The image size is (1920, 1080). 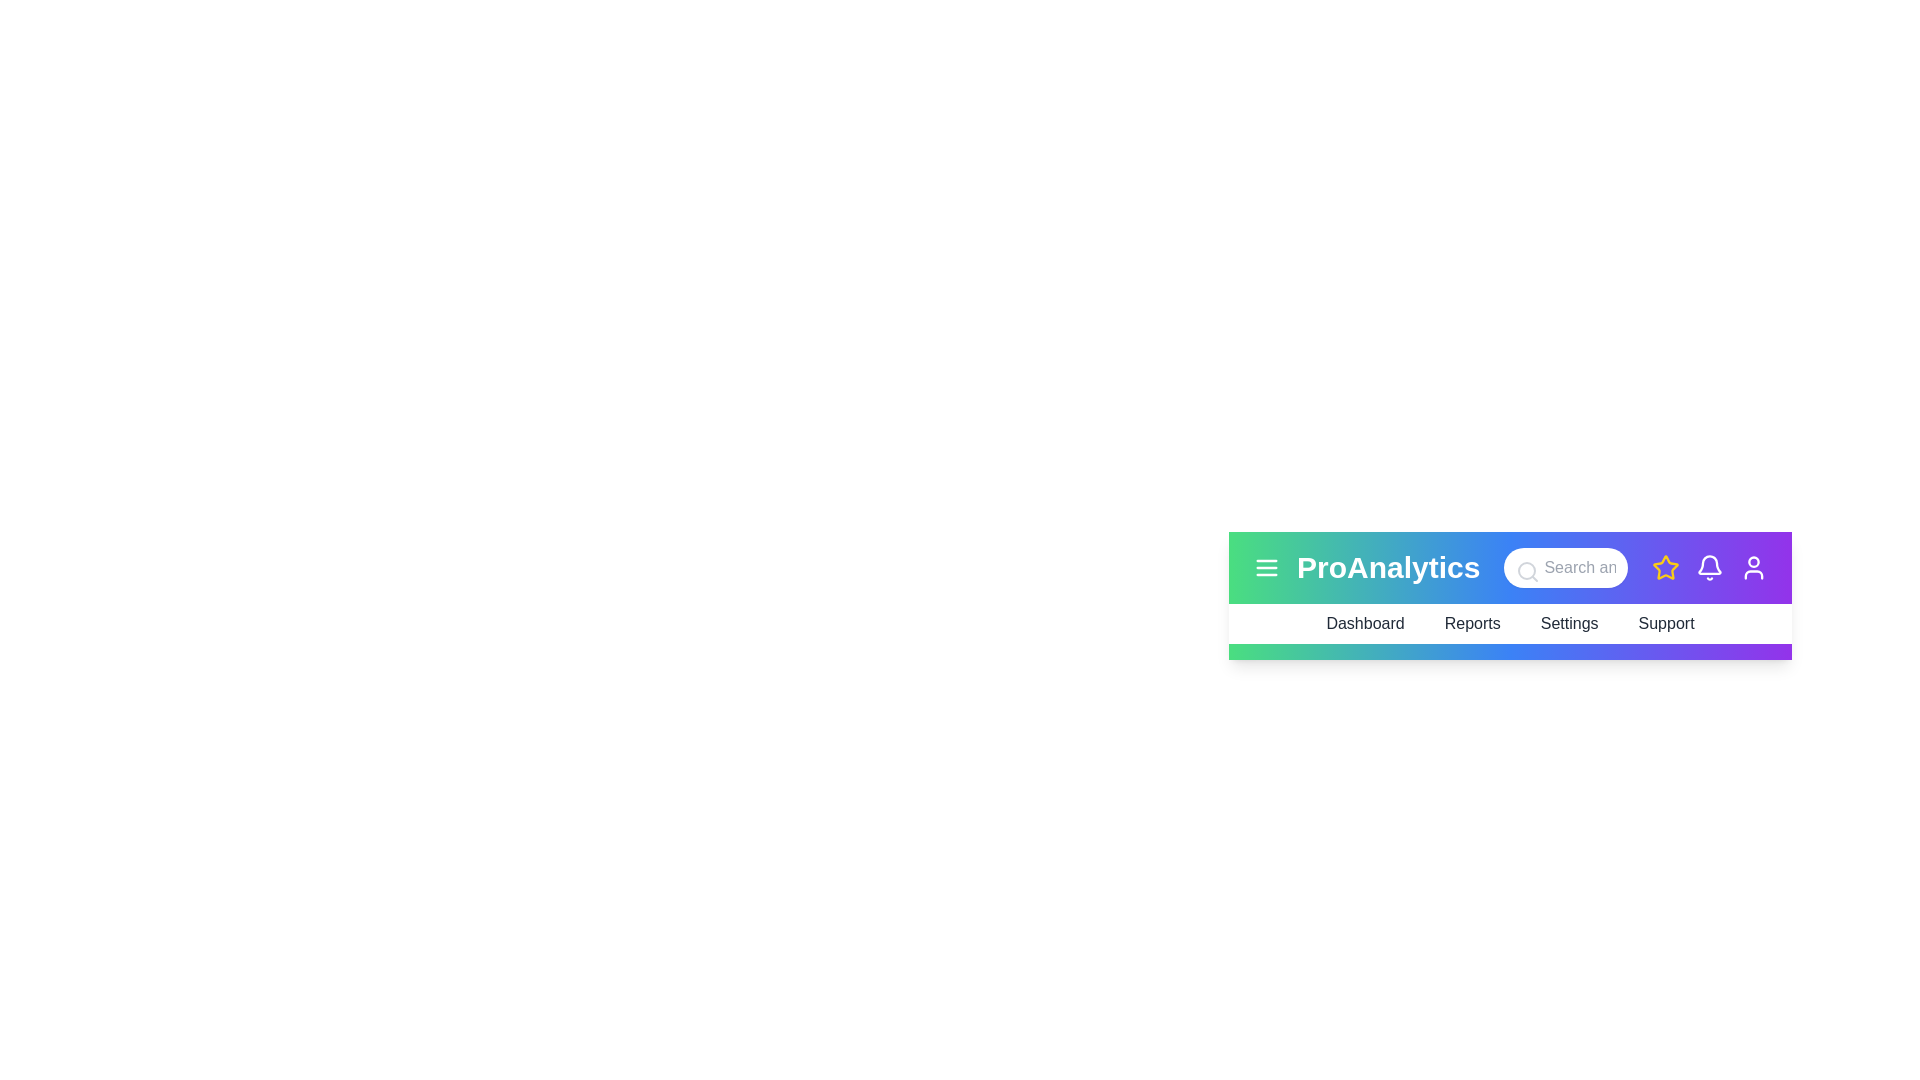 I want to click on the menu option Support, so click(x=1666, y=623).